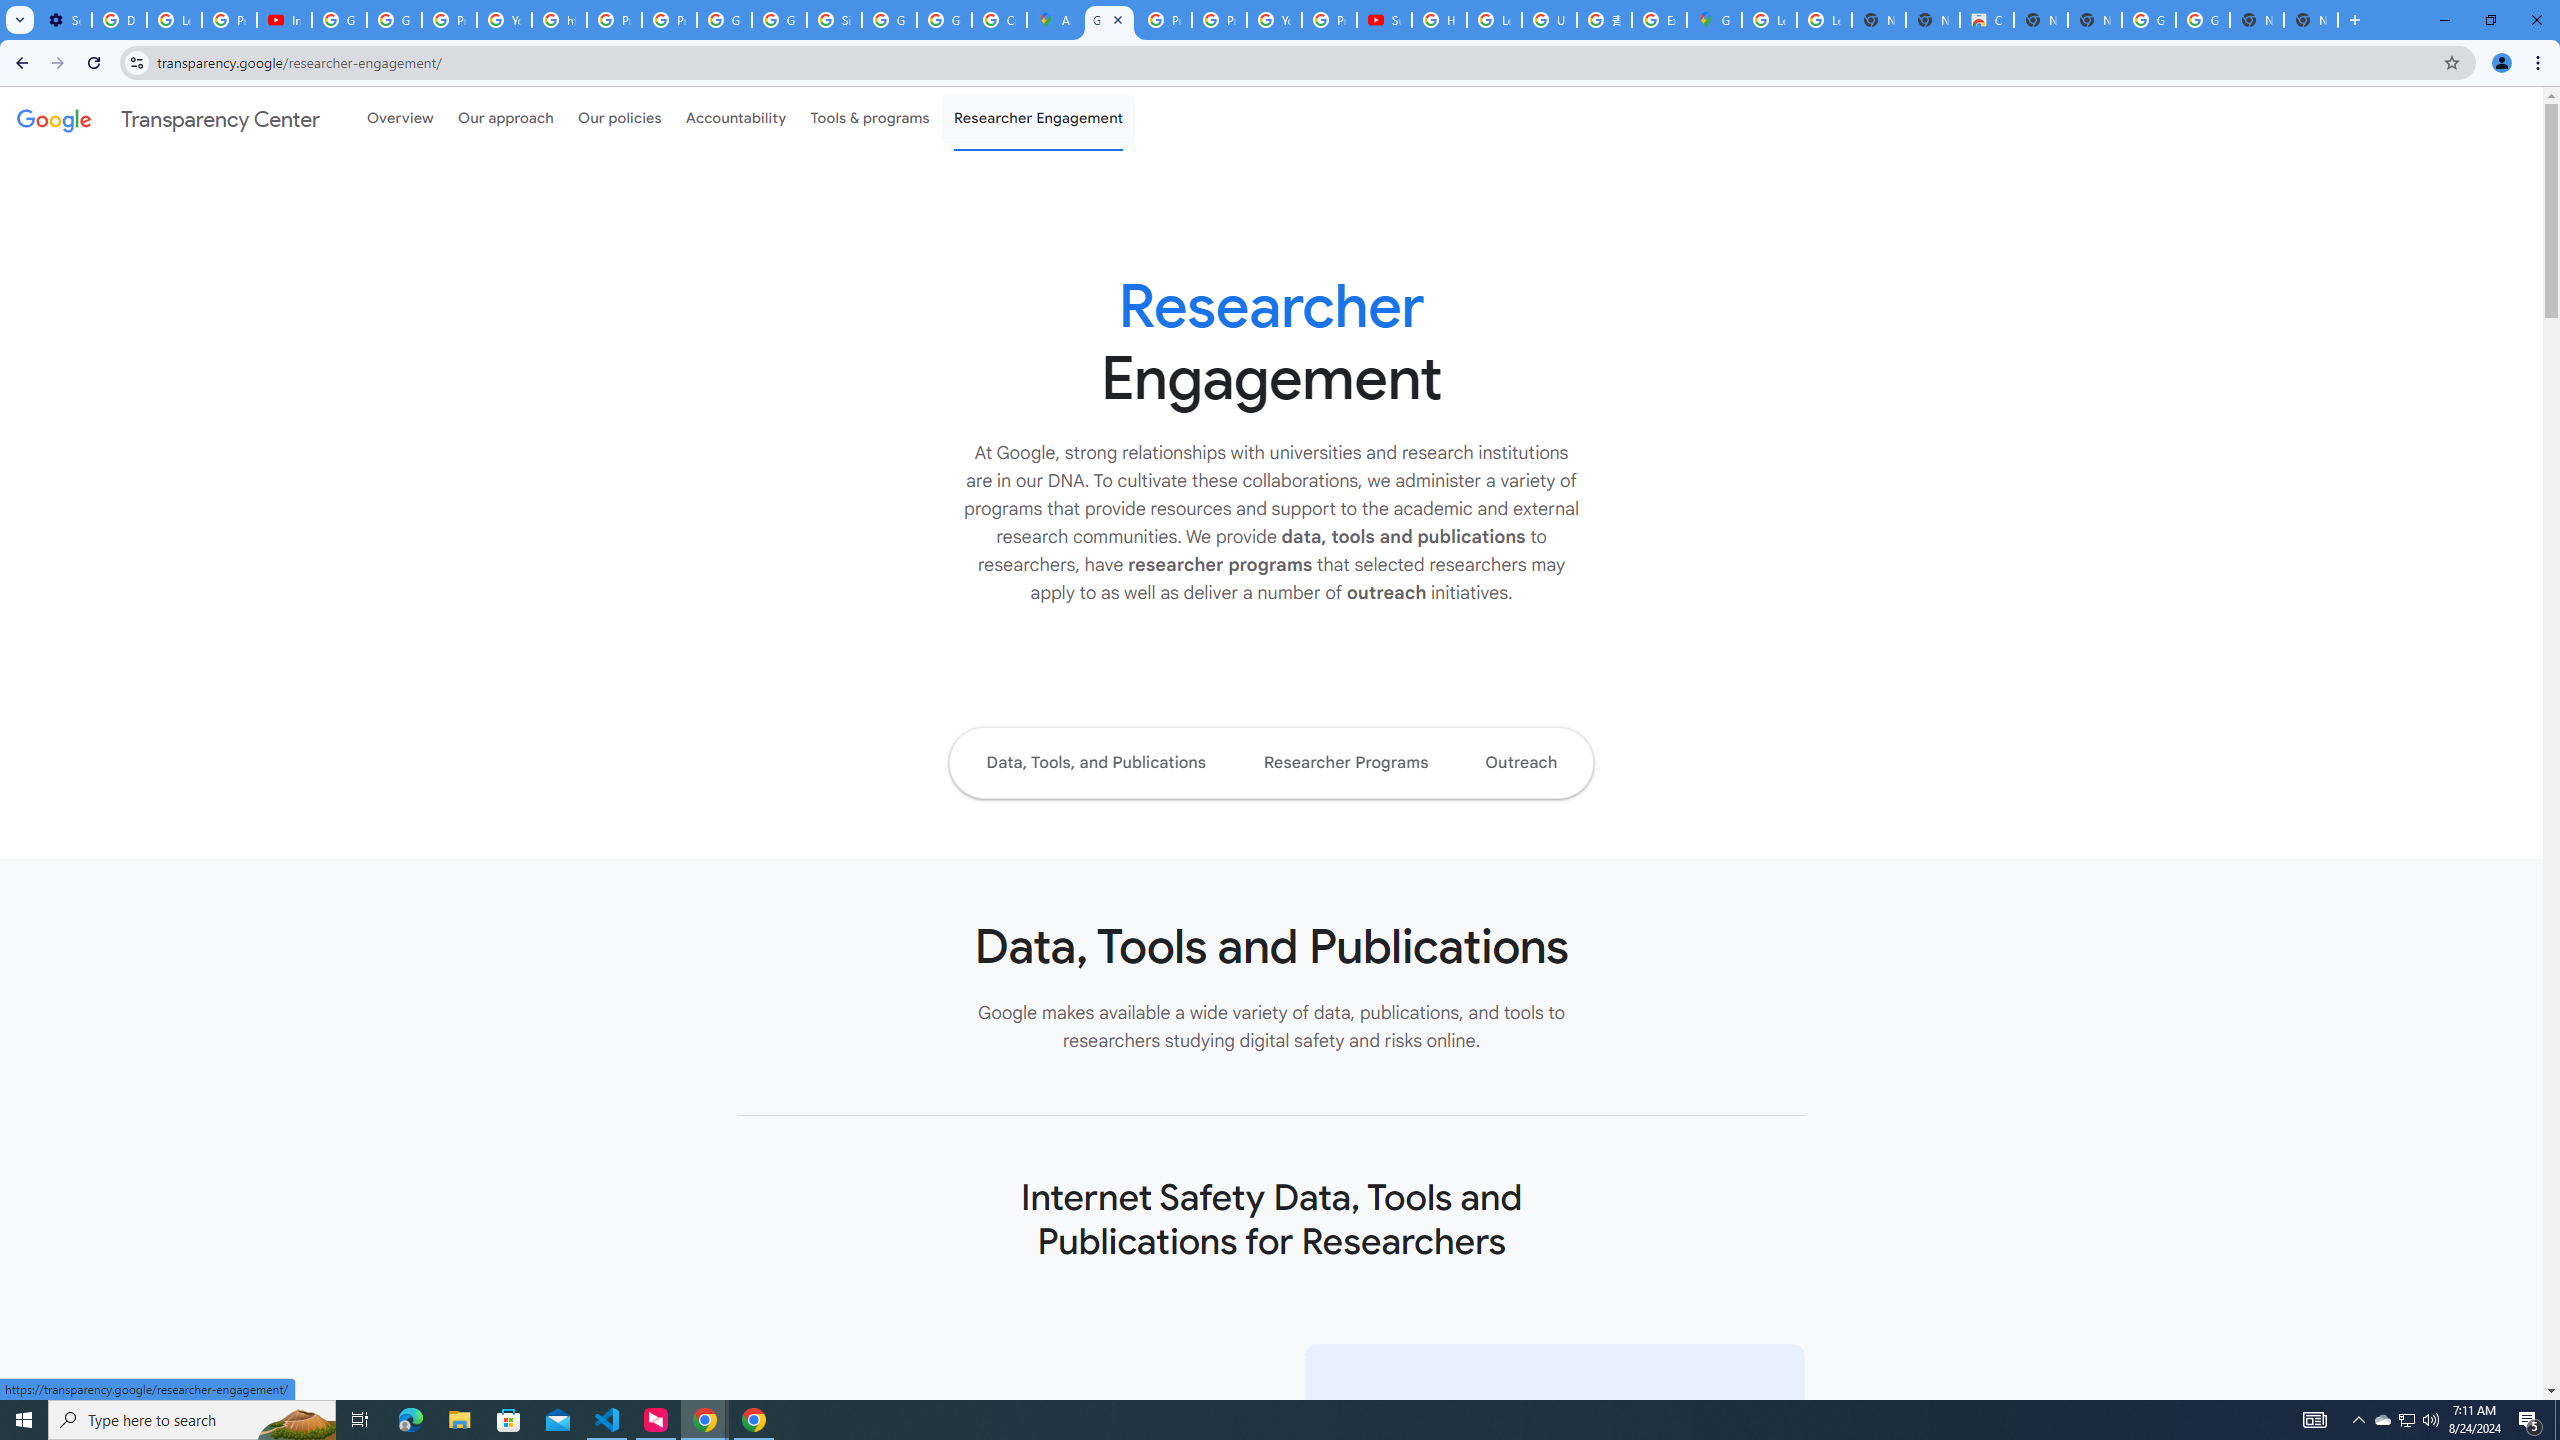 This screenshot has height=1440, width=2560. I want to click on 'Explore new street-level details - Google Maps Help', so click(1658, 19).